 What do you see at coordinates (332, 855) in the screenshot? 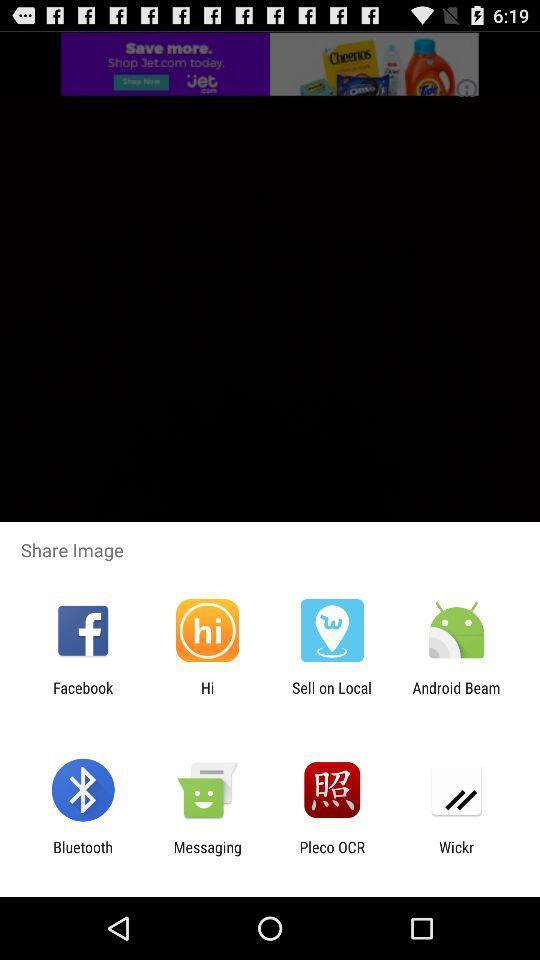
I see `the icon to the left of the wickr icon` at bounding box center [332, 855].